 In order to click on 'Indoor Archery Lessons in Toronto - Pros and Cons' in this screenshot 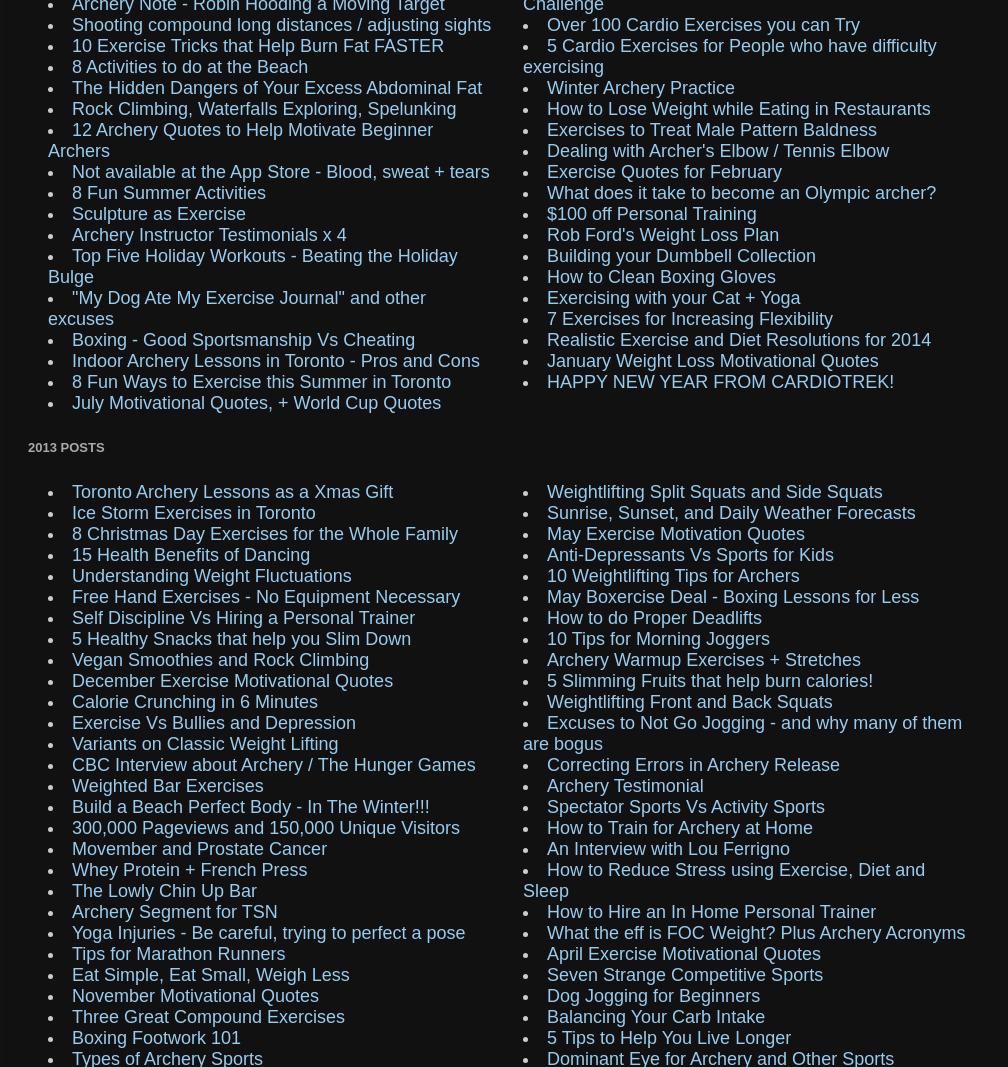, I will do `click(275, 359)`.